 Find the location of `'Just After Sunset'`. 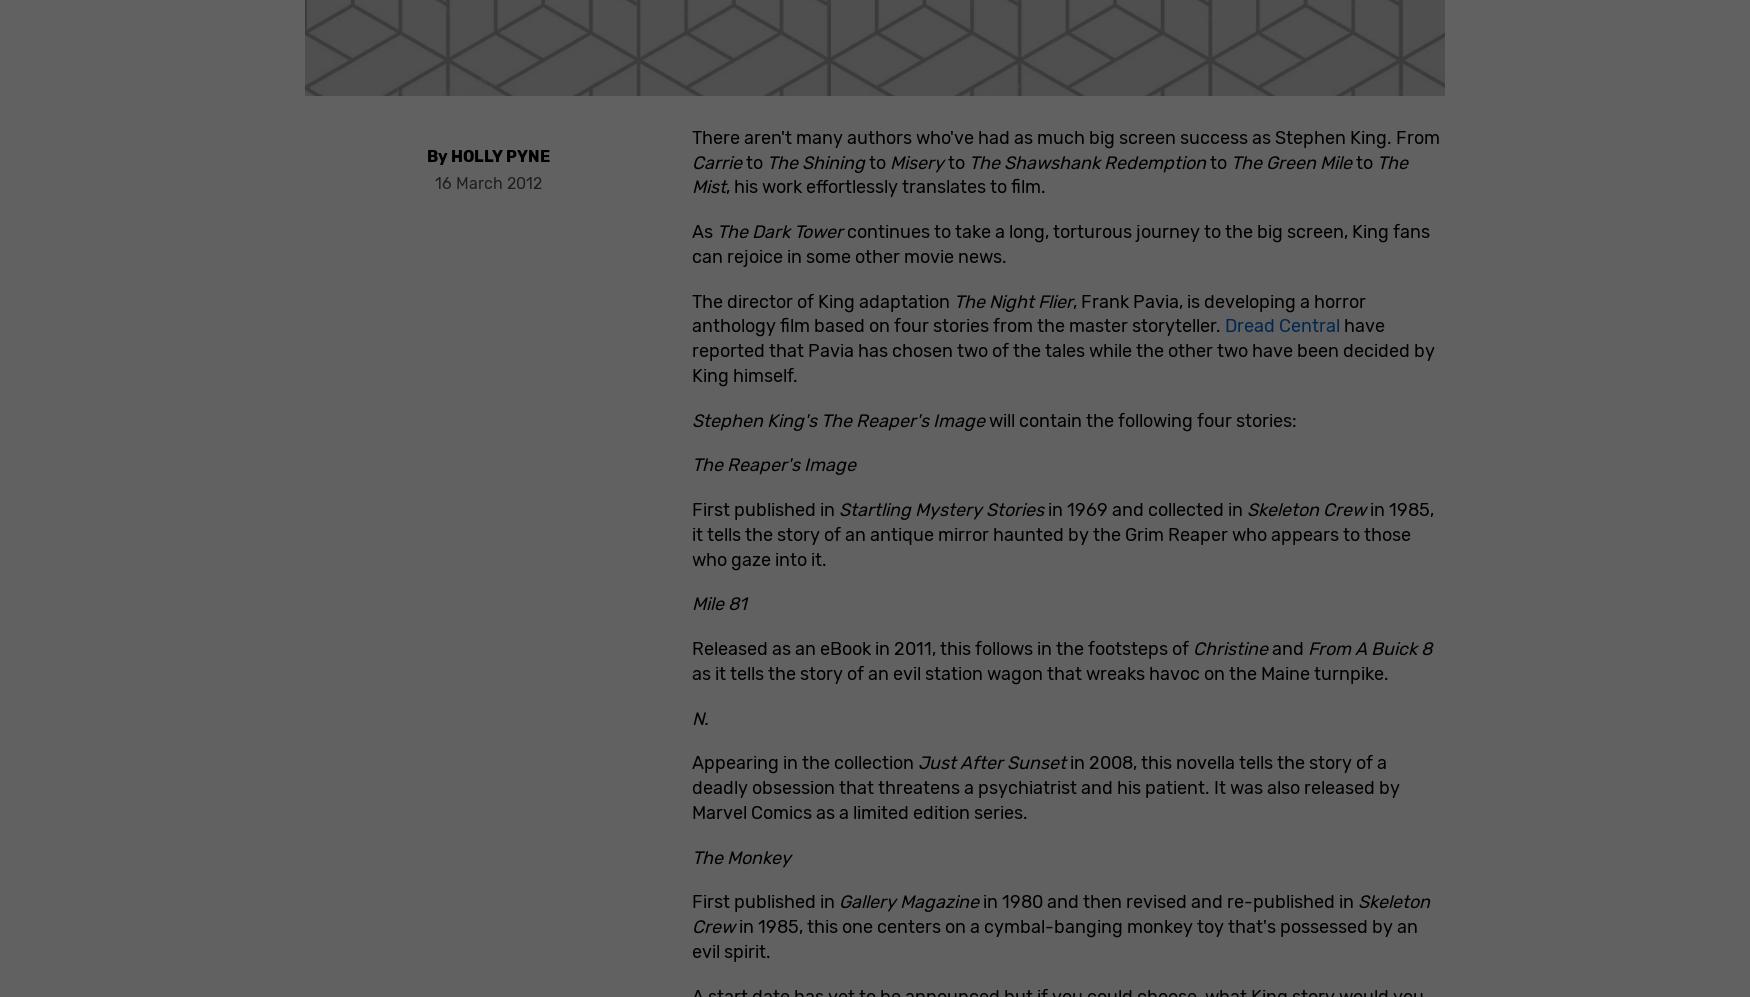

'Just After Sunset' is located at coordinates (991, 763).